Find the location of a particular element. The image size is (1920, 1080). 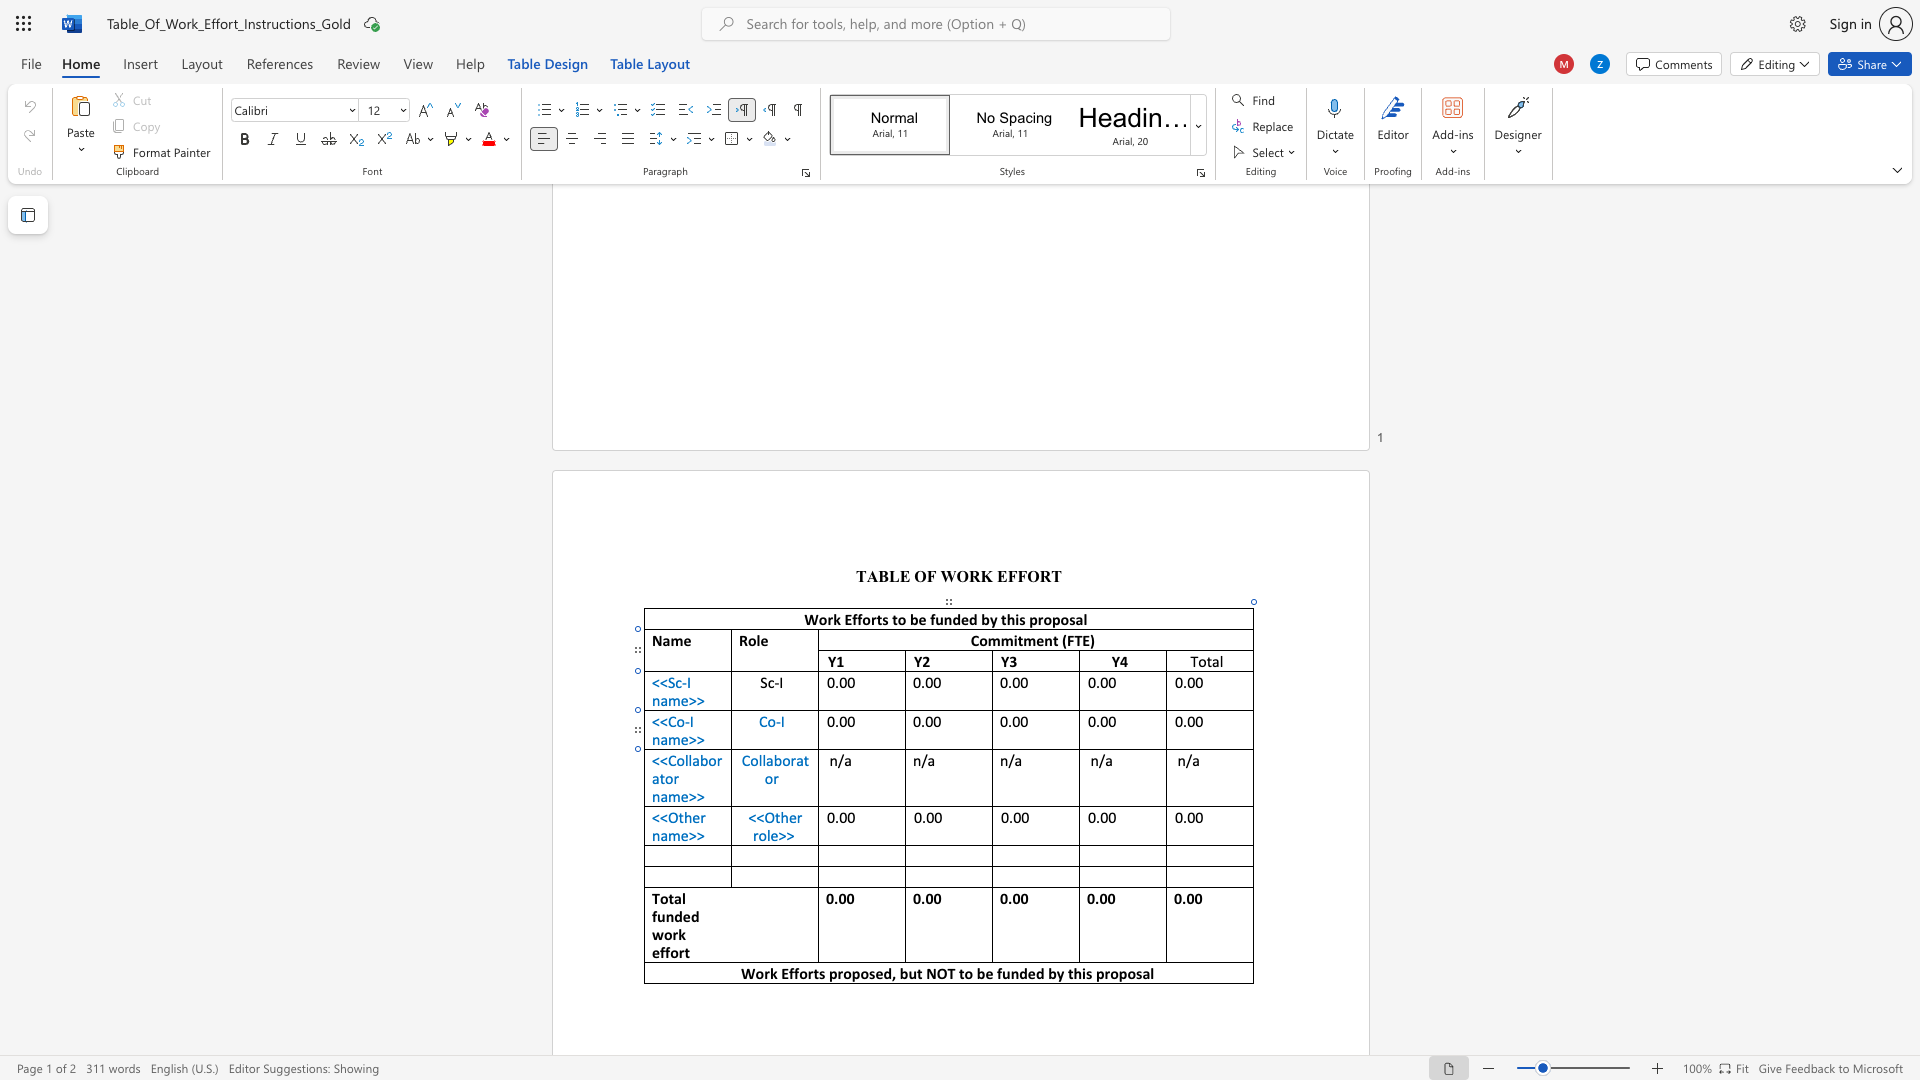

the 1th character "a" in the text is located at coordinates (677, 897).